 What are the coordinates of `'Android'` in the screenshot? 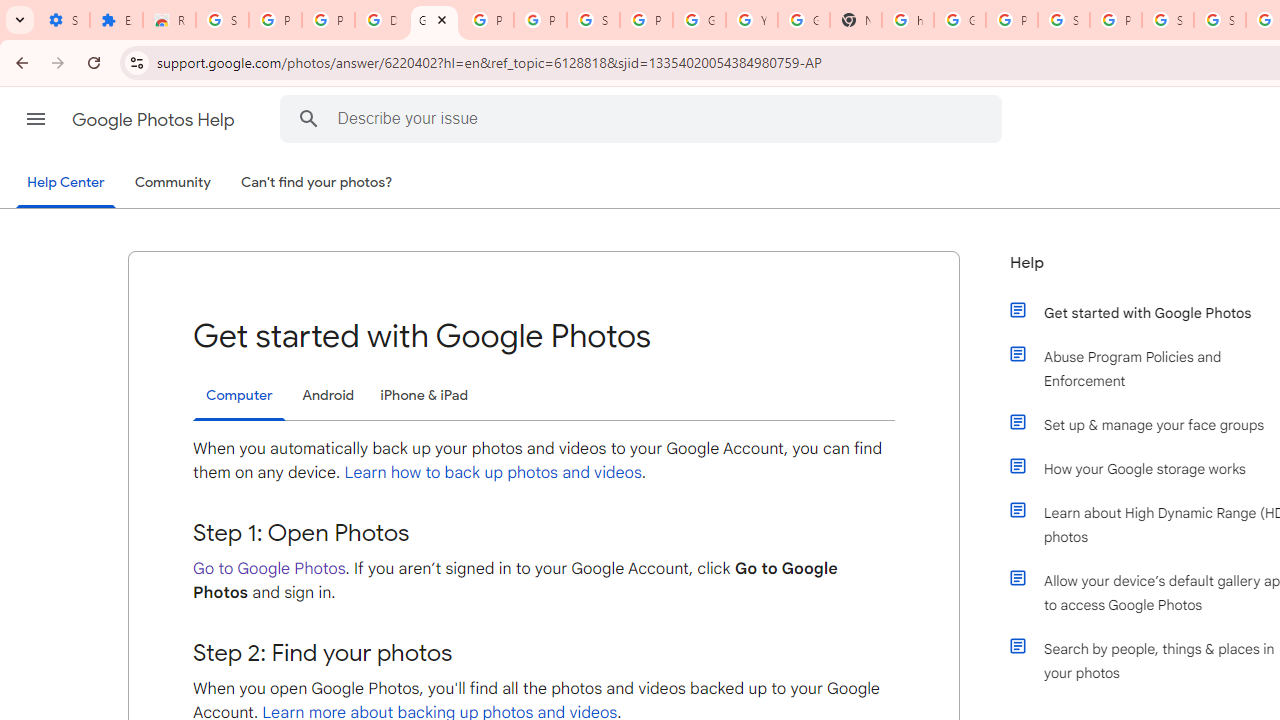 It's located at (328, 395).